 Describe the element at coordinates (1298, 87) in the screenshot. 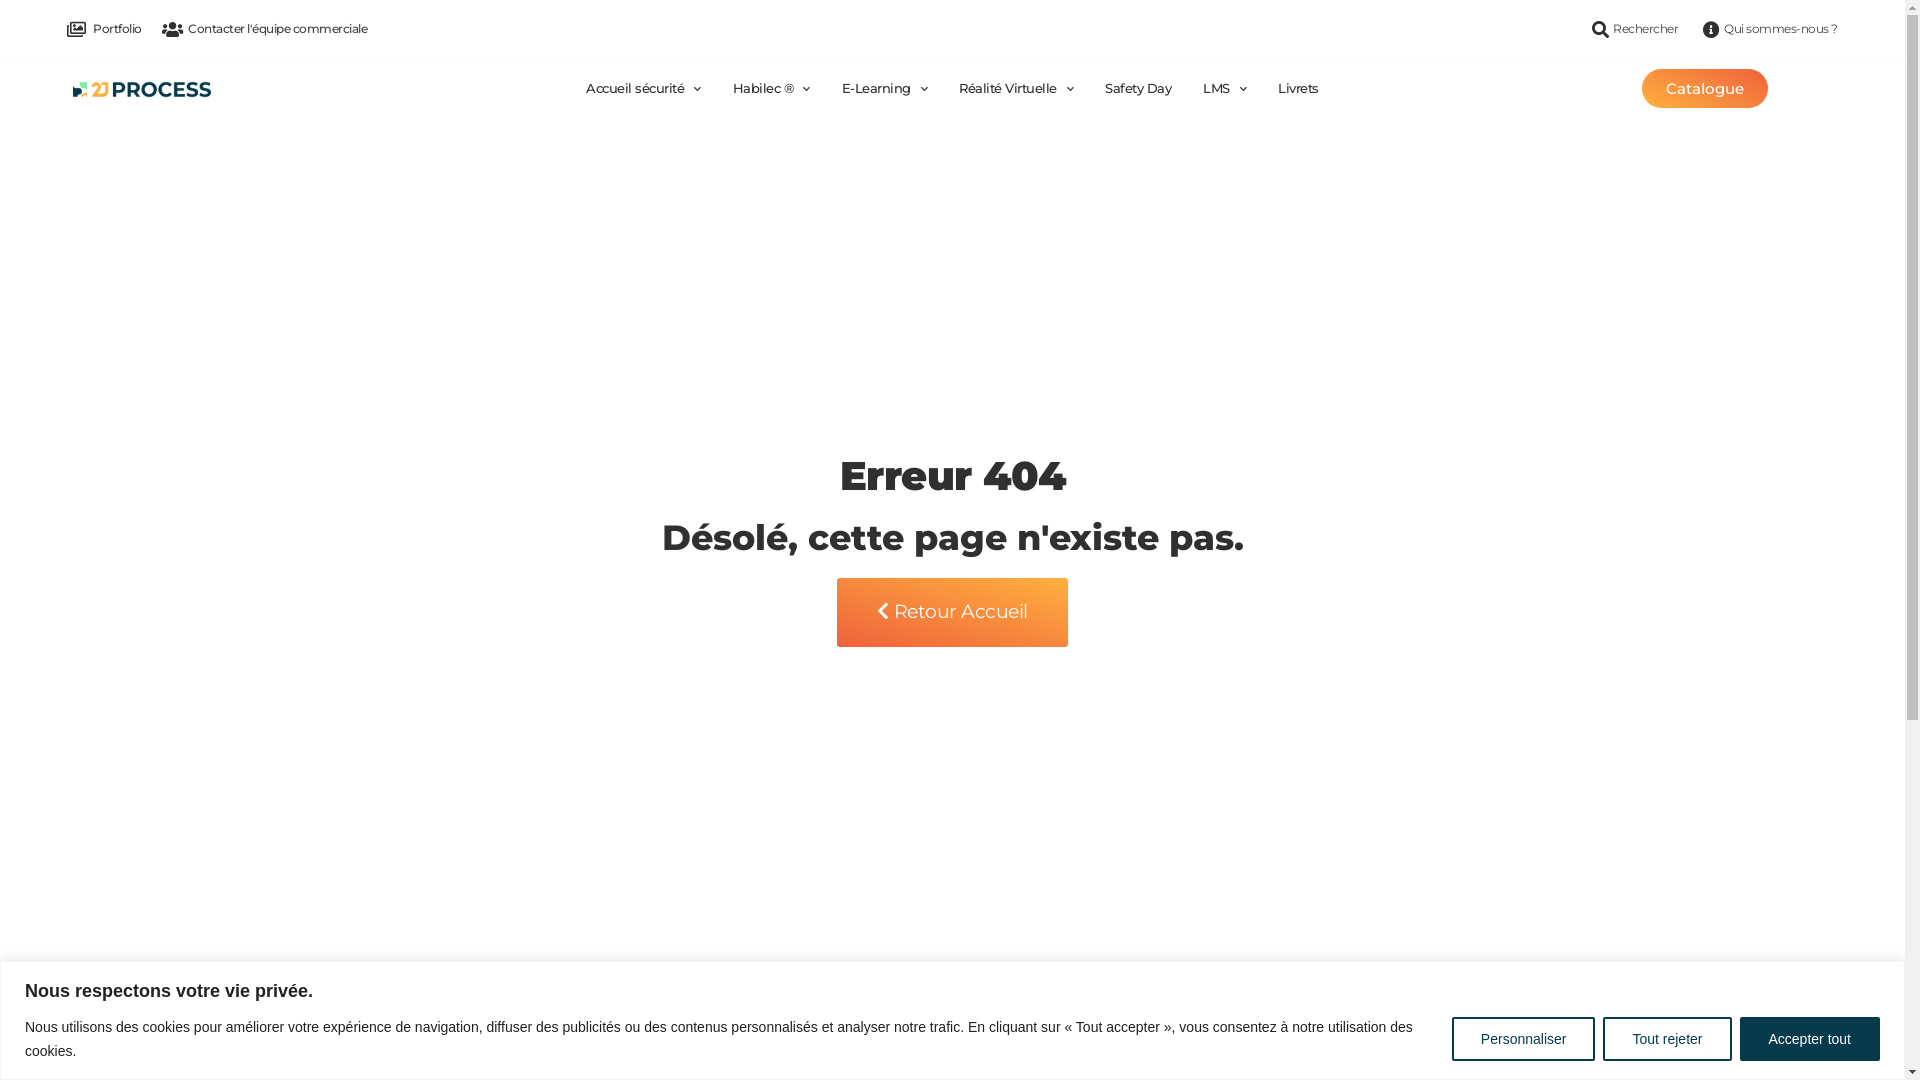

I see `'Livrets'` at that location.